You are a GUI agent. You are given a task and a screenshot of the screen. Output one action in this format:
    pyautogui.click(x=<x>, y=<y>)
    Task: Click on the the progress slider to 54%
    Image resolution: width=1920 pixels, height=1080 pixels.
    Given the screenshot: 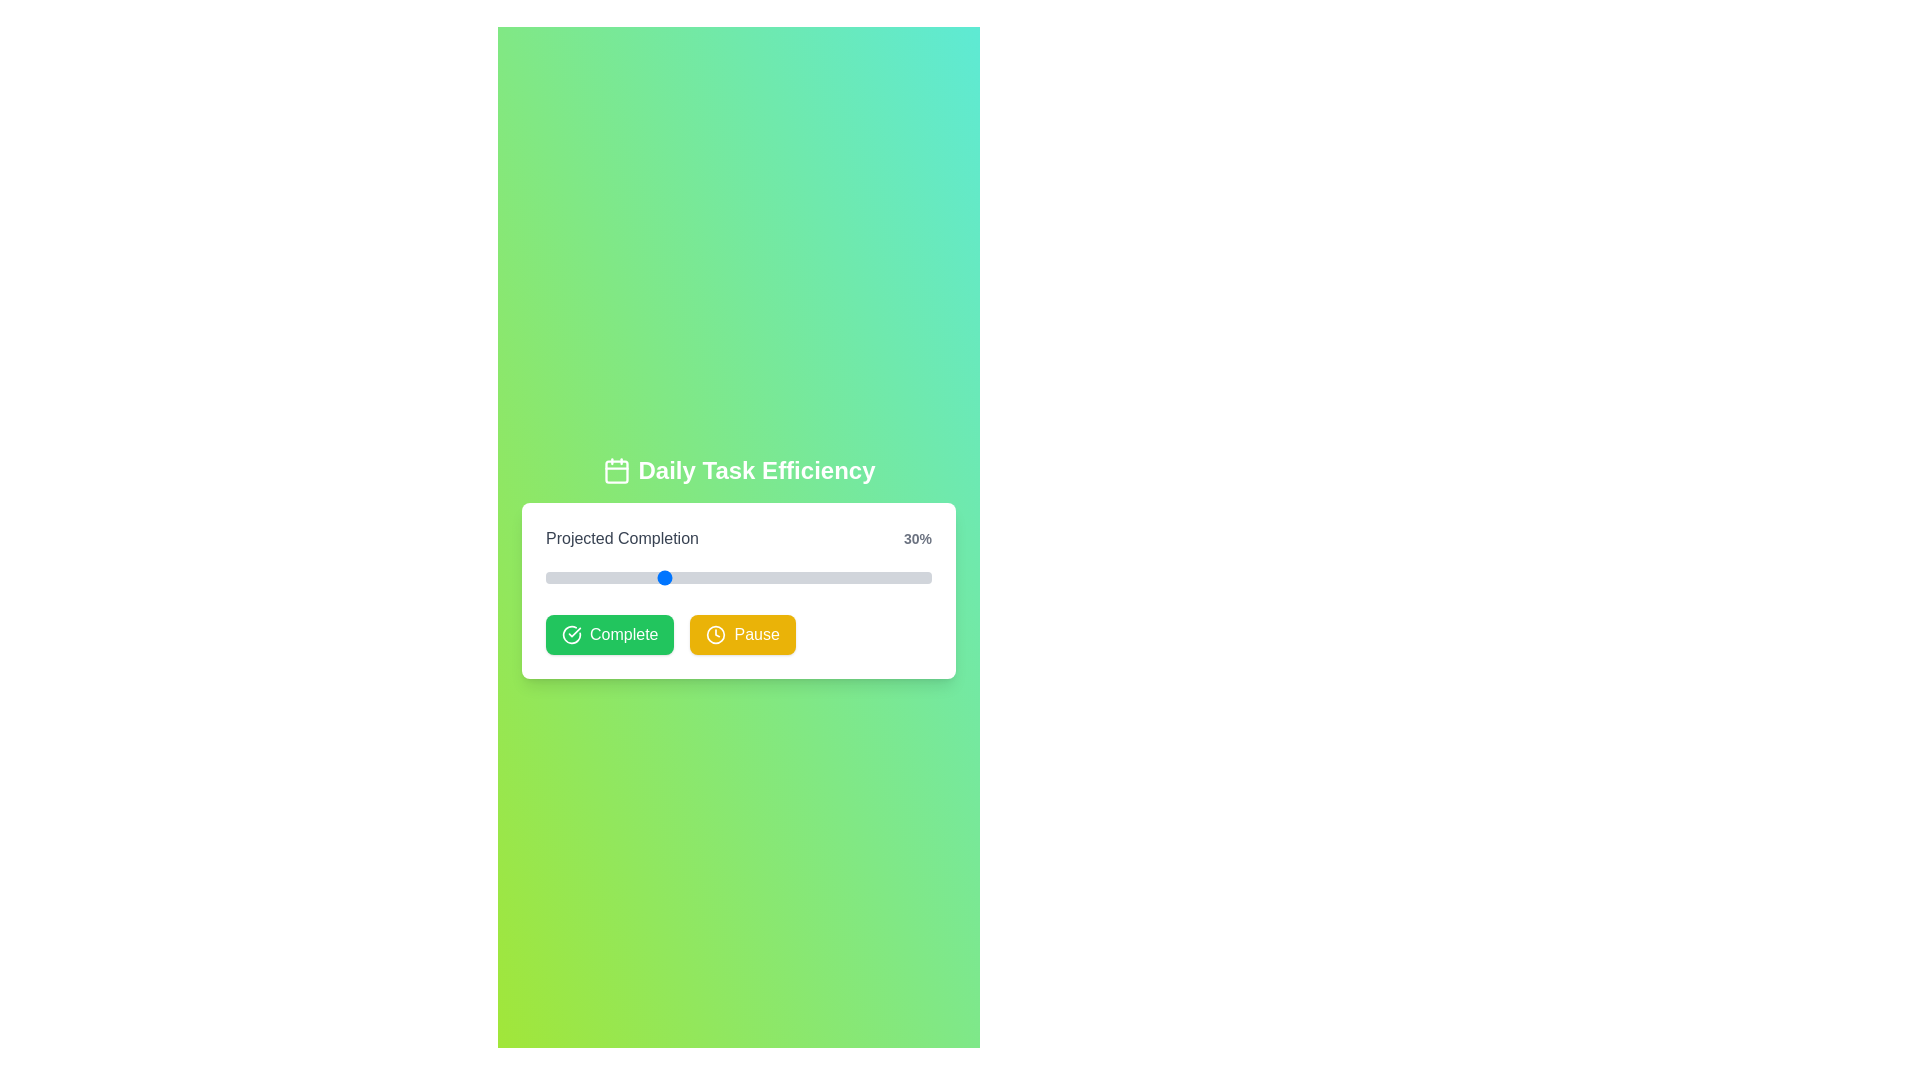 What is the action you would take?
    pyautogui.click(x=753, y=578)
    